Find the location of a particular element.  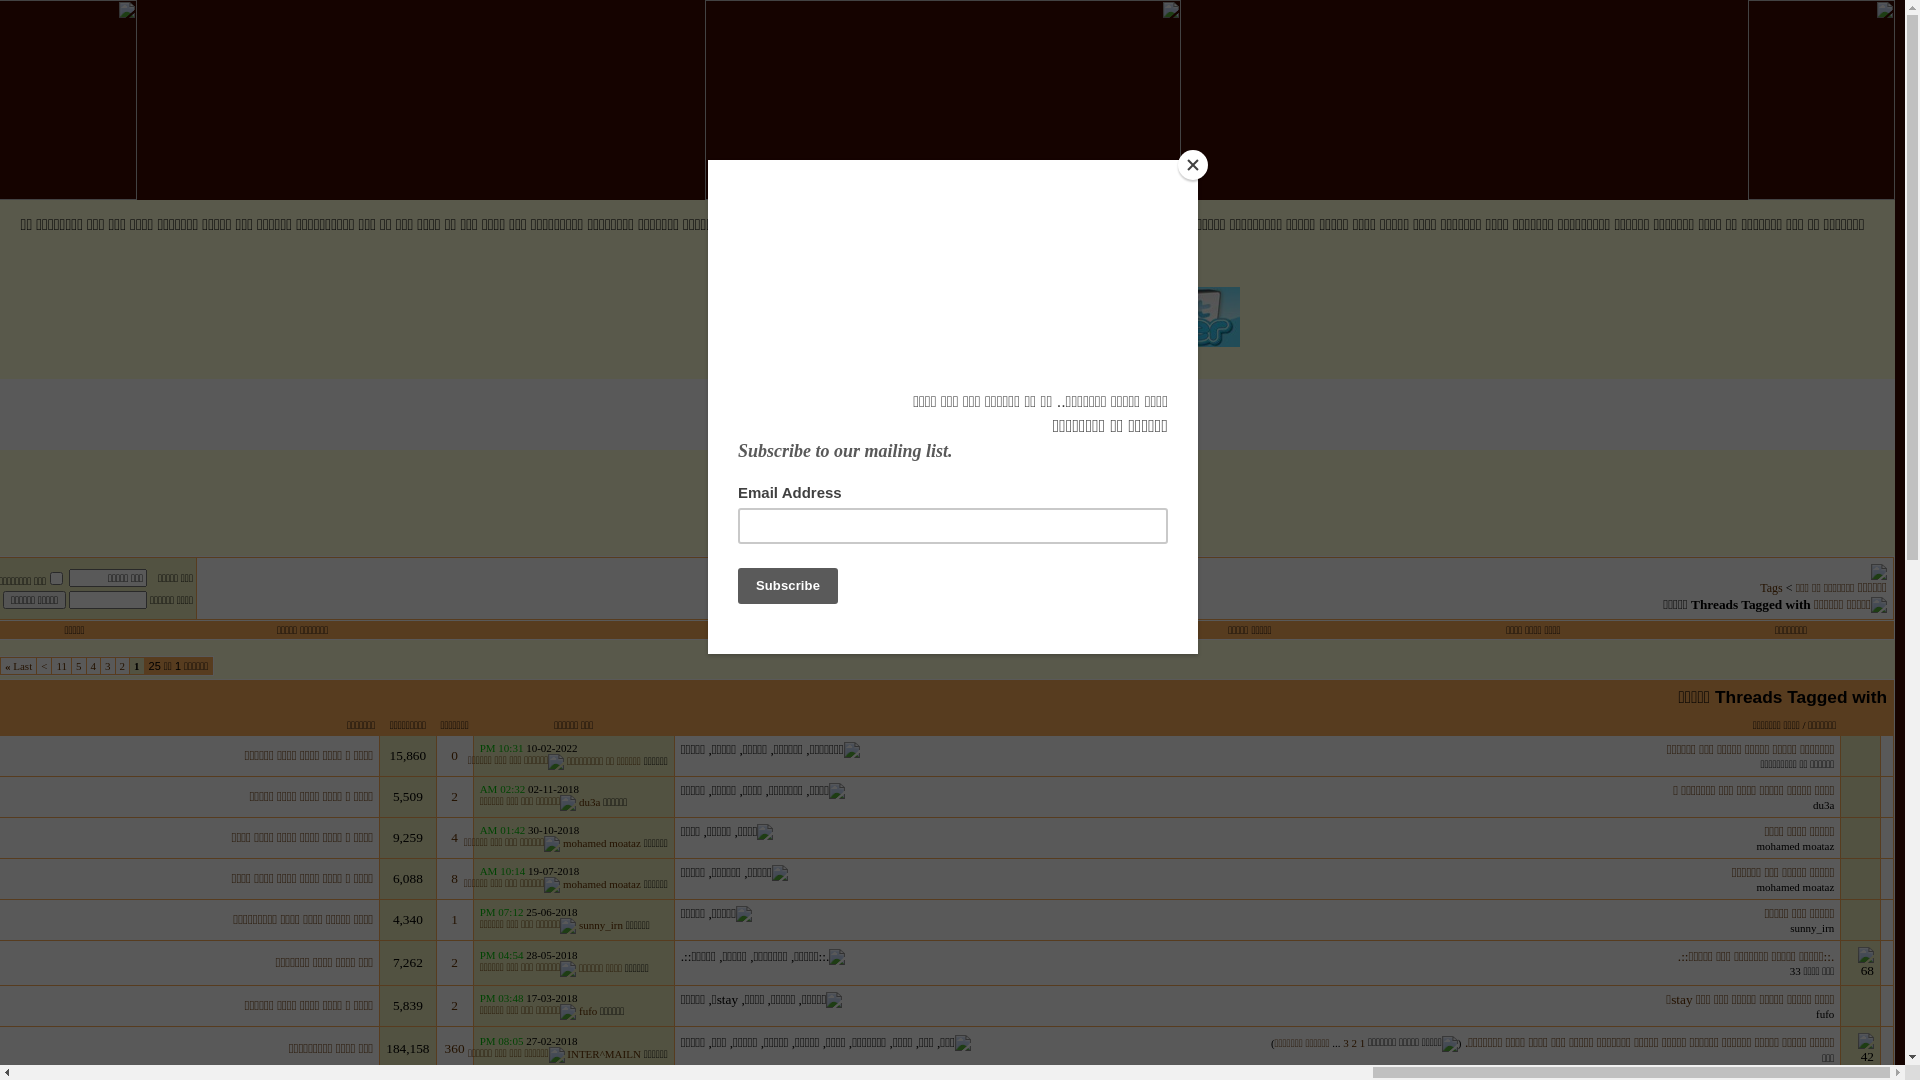

'11' is located at coordinates (56, 666).